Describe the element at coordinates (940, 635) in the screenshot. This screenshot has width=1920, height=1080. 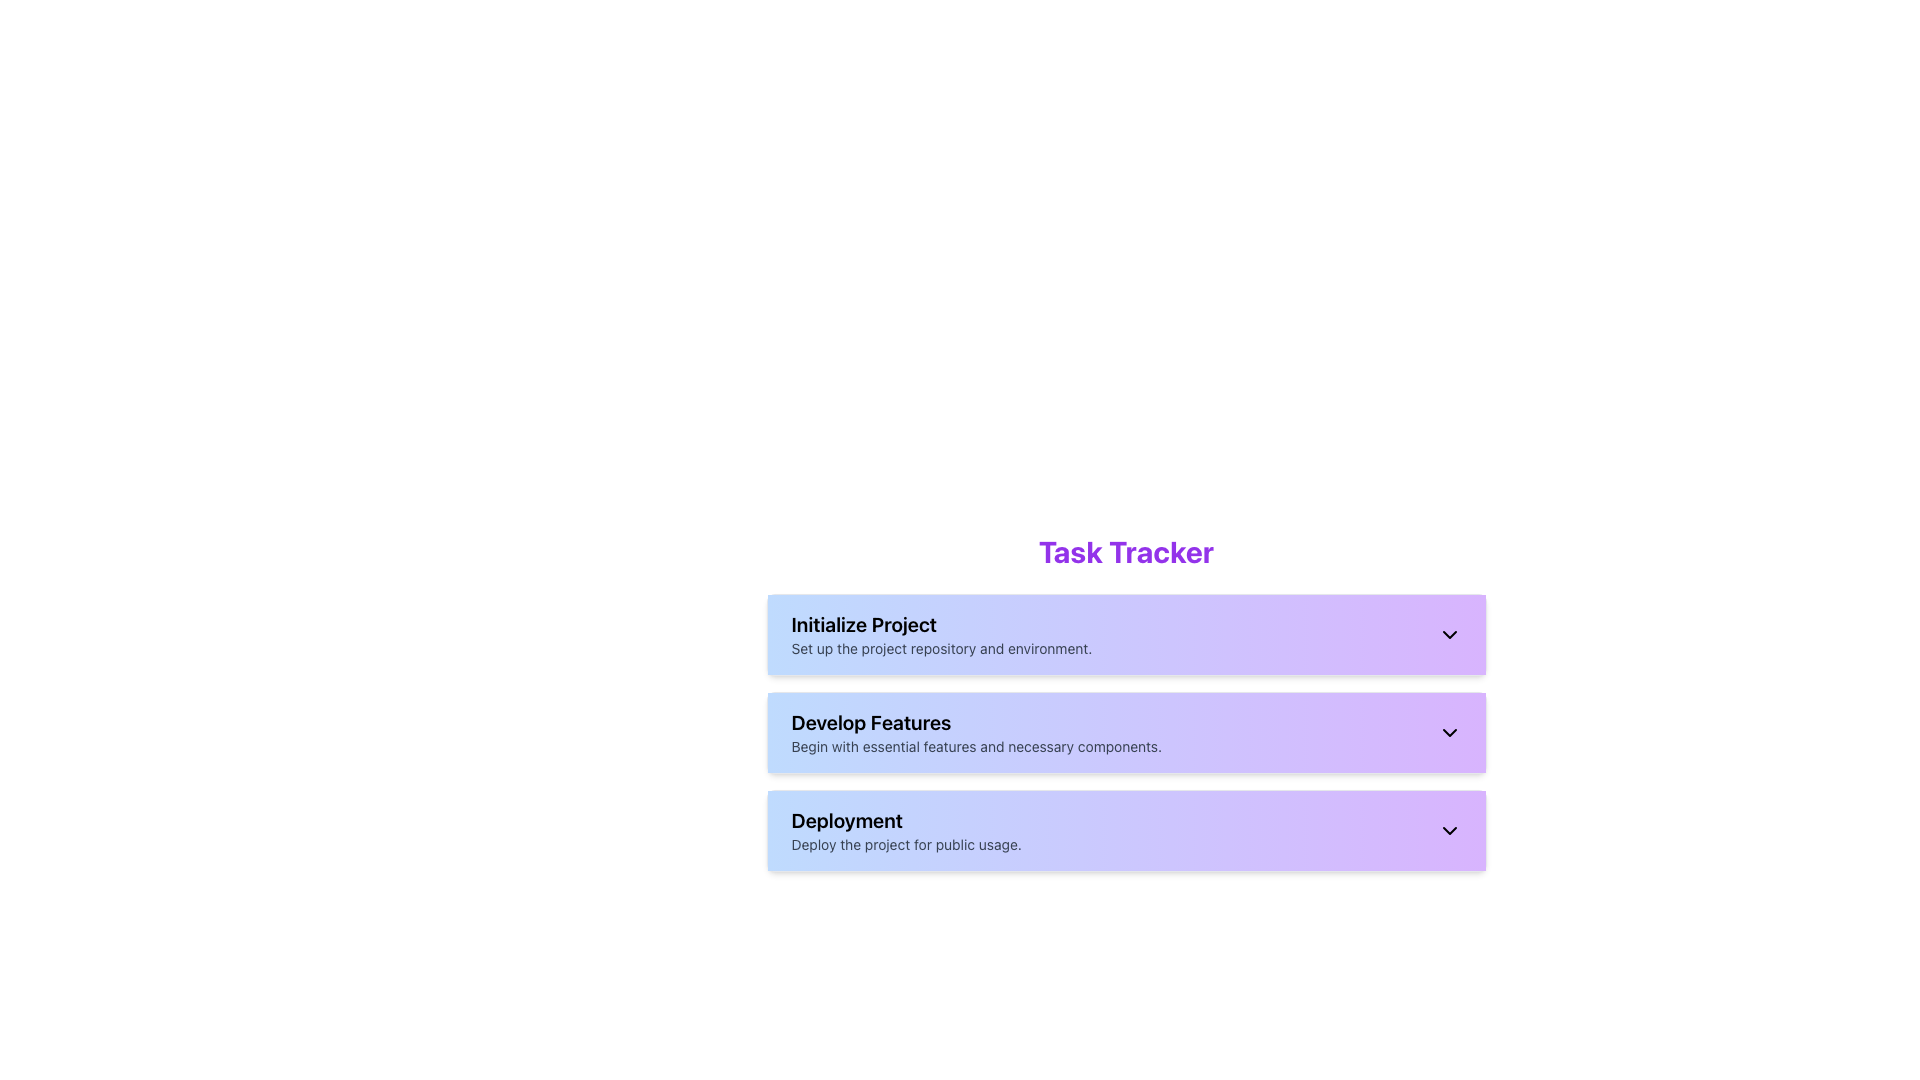
I see `information displayed in the List item titled 'Initialize Project', which includes the description 'Set up the project repository and environment.'` at that location.